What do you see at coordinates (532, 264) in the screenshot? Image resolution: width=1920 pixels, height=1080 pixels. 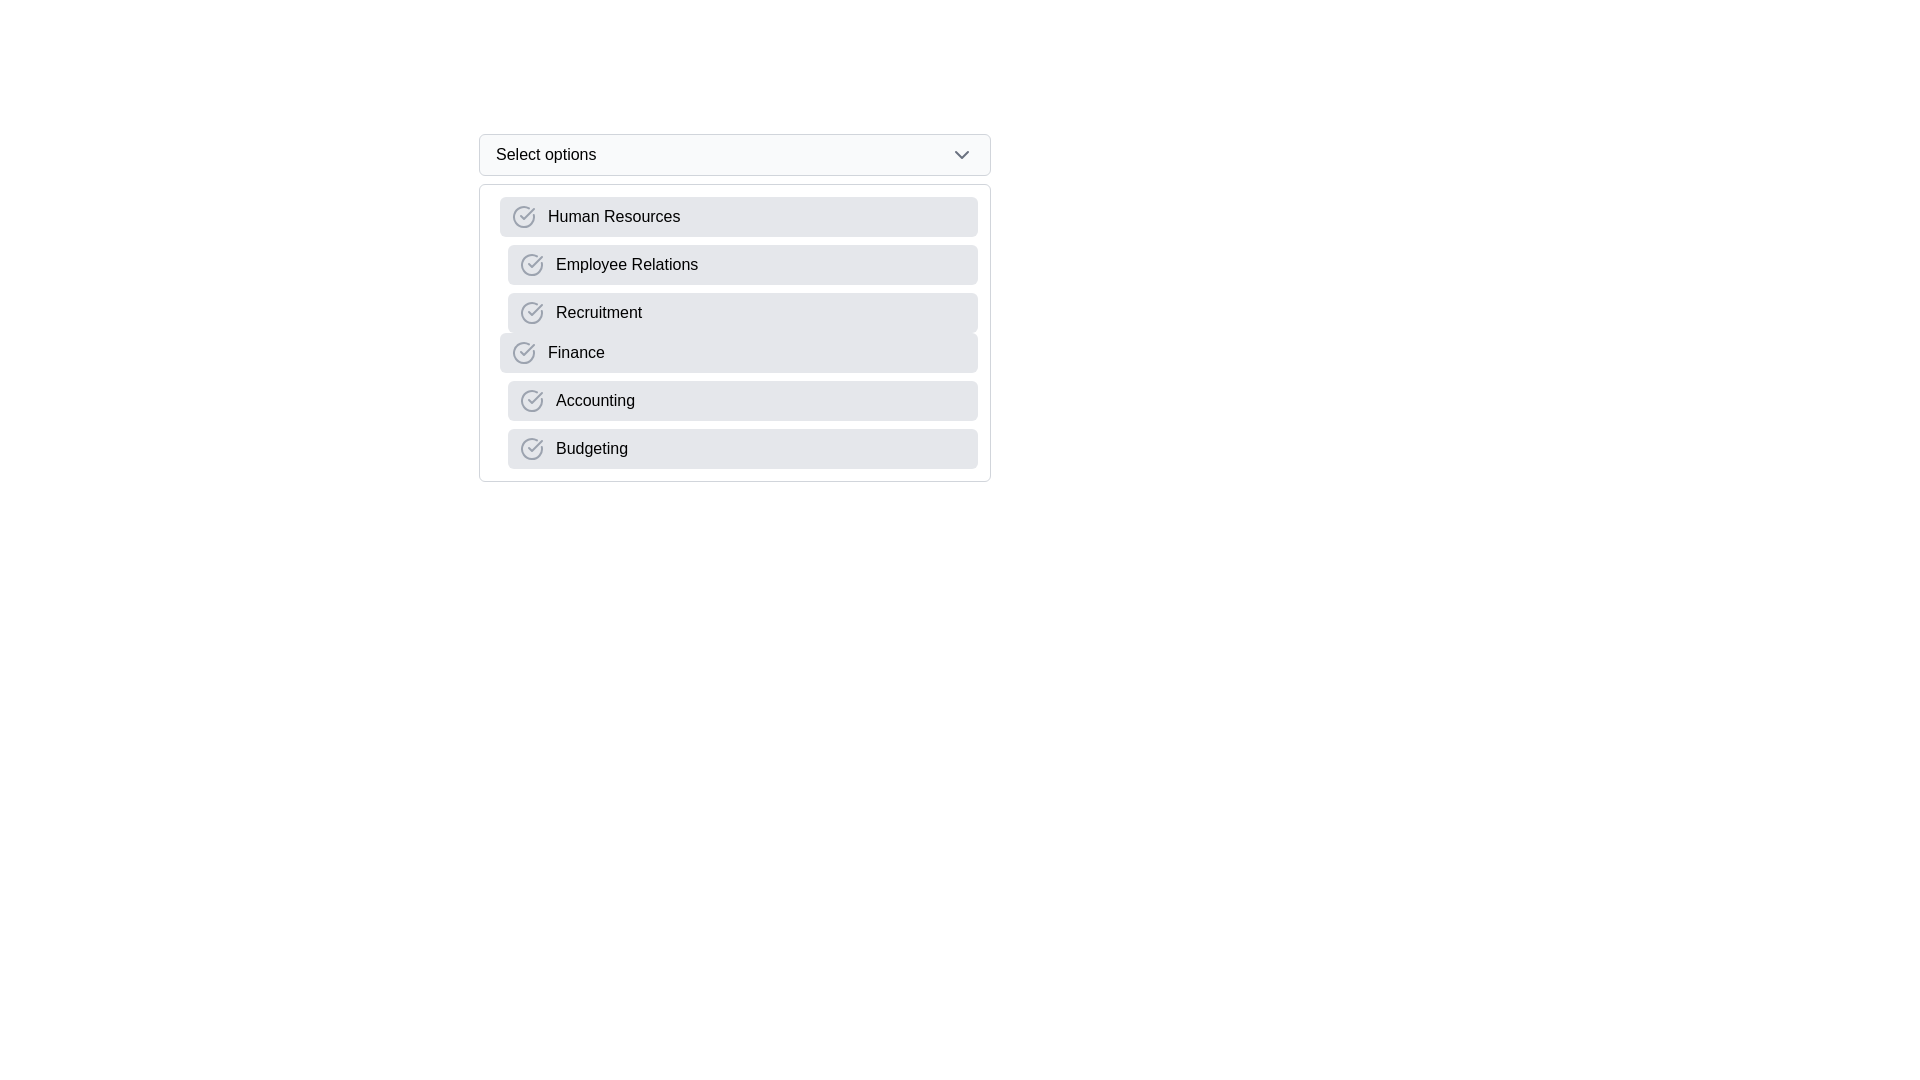 I see `the status icon on the left side of the 'Employee Relations' row` at bounding box center [532, 264].